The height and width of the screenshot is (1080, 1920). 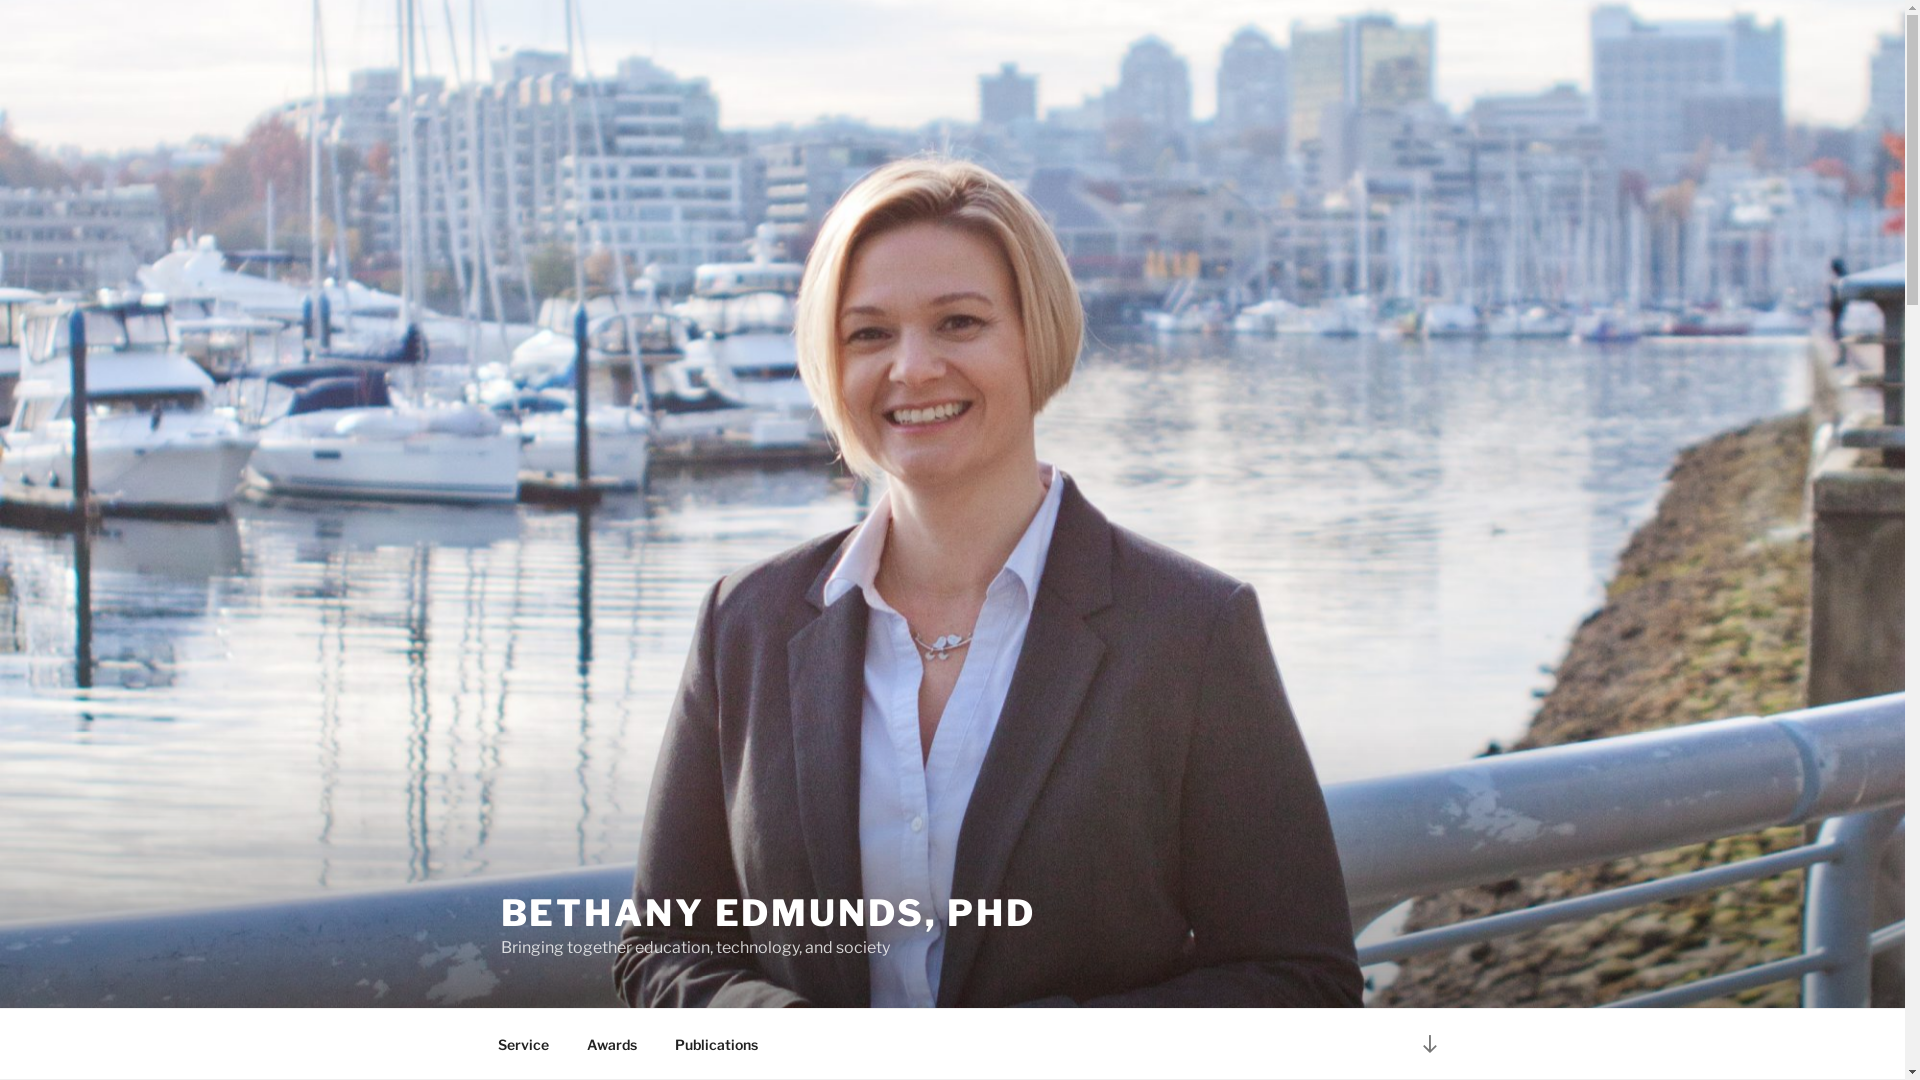 What do you see at coordinates (611, 1043) in the screenshot?
I see `'Awards'` at bounding box center [611, 1043].